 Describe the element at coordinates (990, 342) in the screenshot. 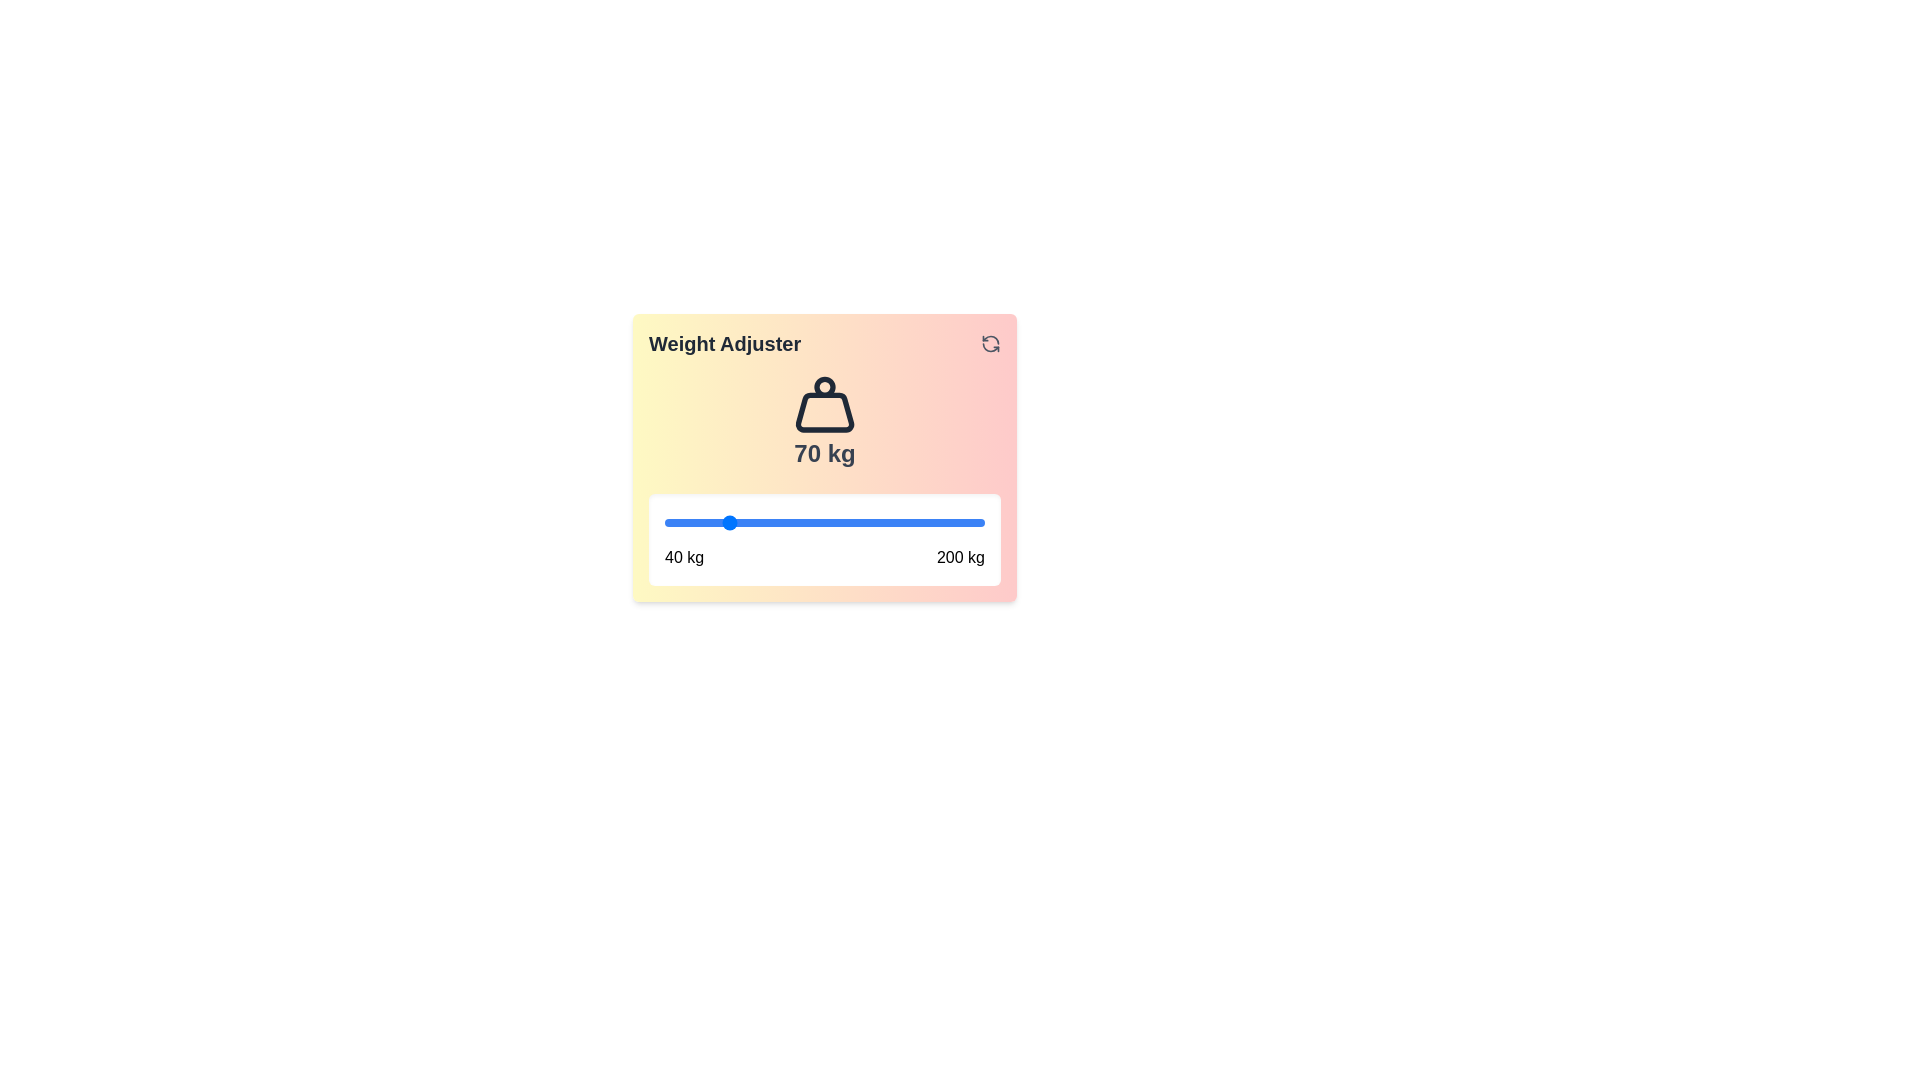

I see `the reset button to refresh the panel` at that location.